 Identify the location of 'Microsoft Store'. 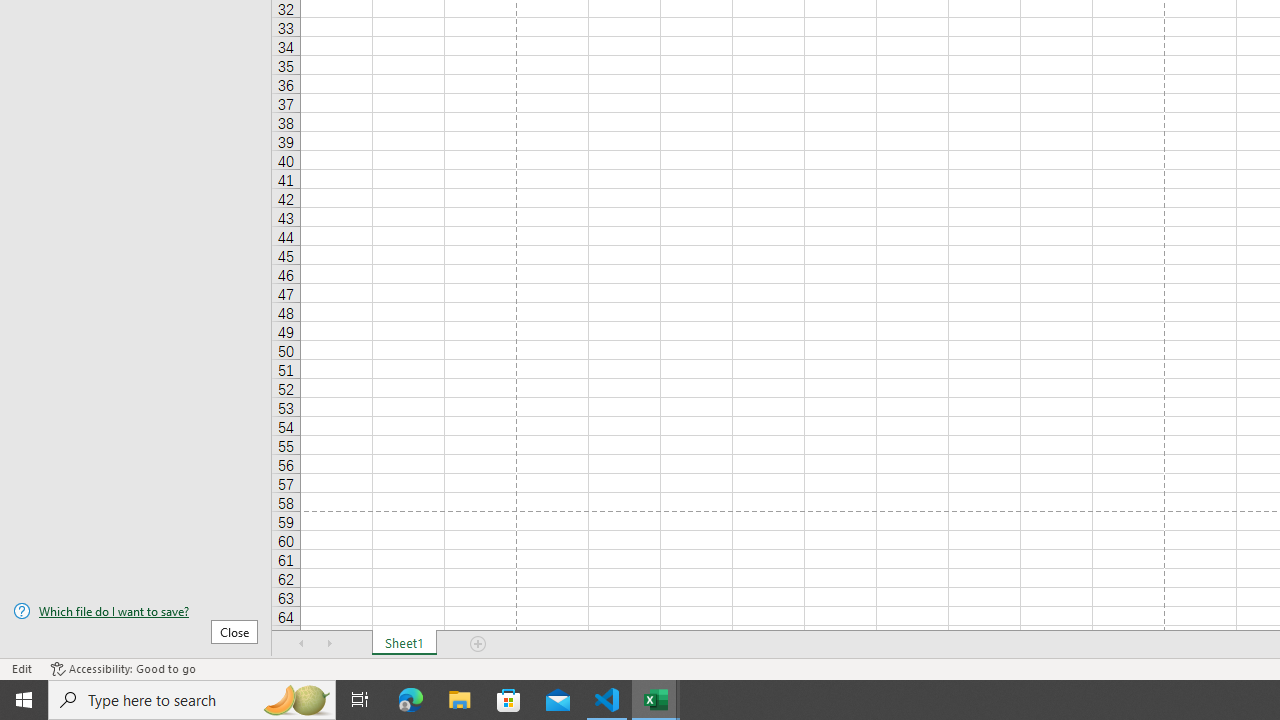
(509, 698).